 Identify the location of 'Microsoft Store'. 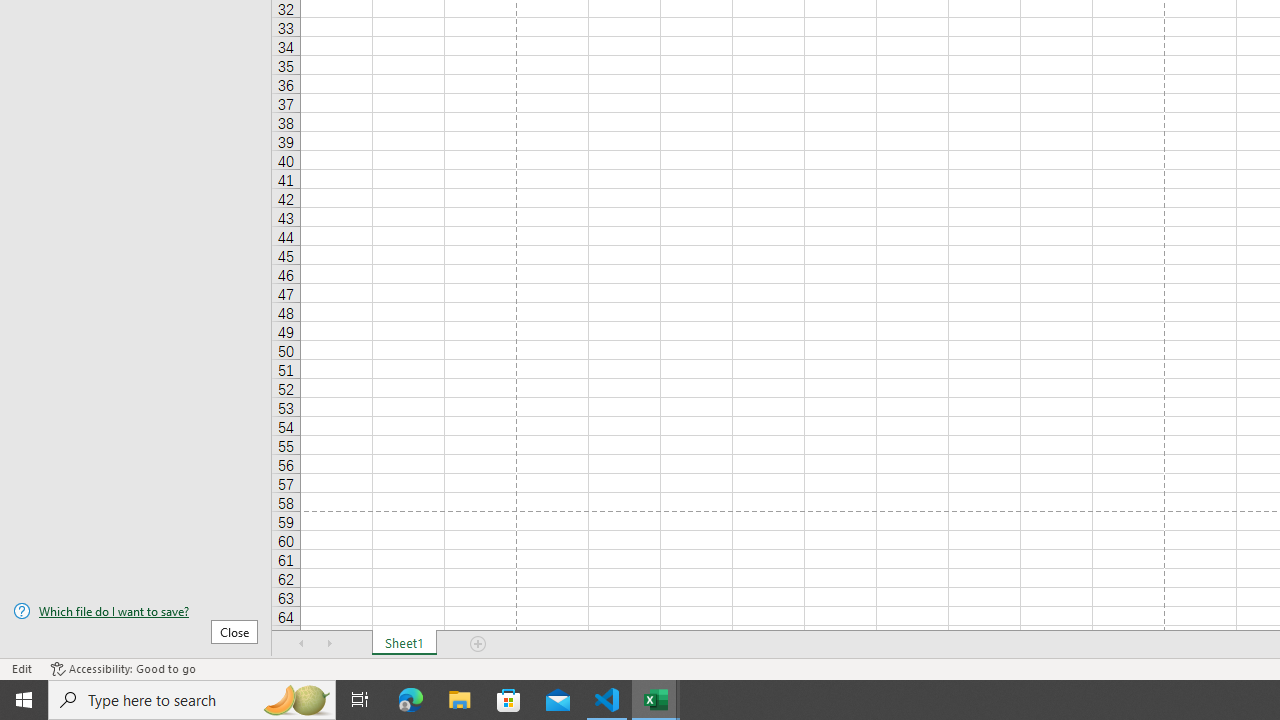
(509, 698).